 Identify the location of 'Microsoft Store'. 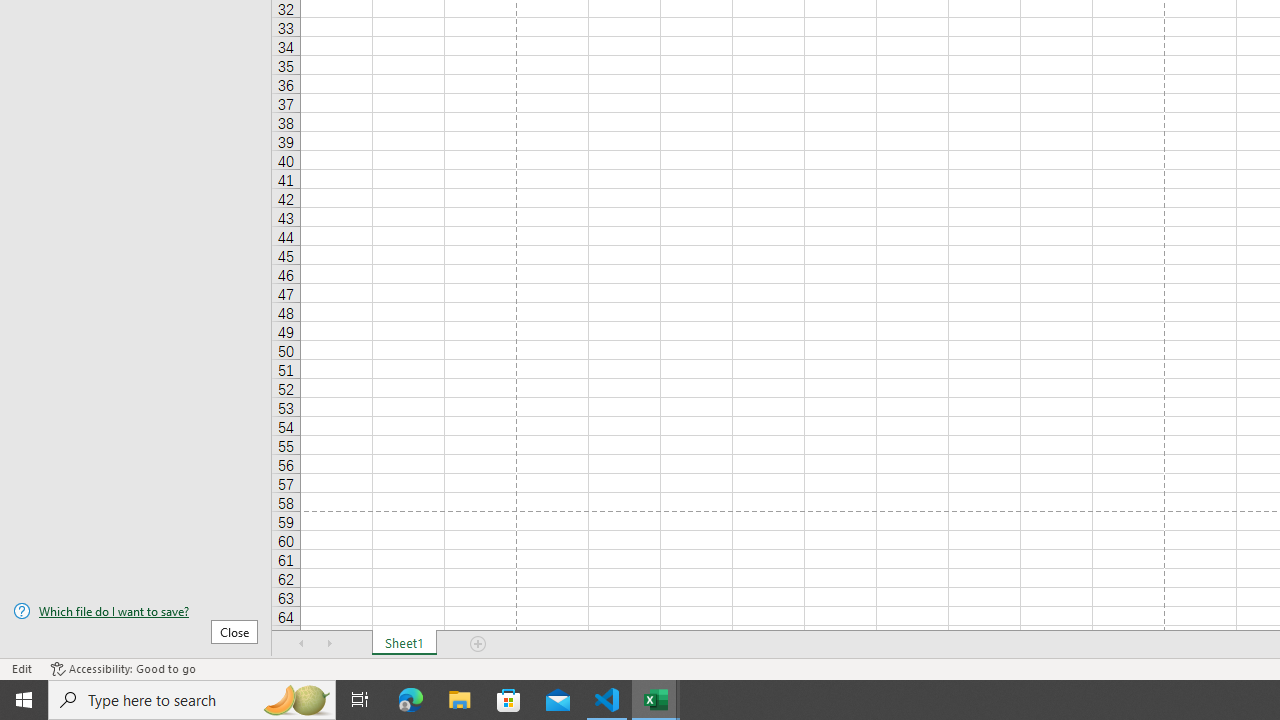
(509, 698).